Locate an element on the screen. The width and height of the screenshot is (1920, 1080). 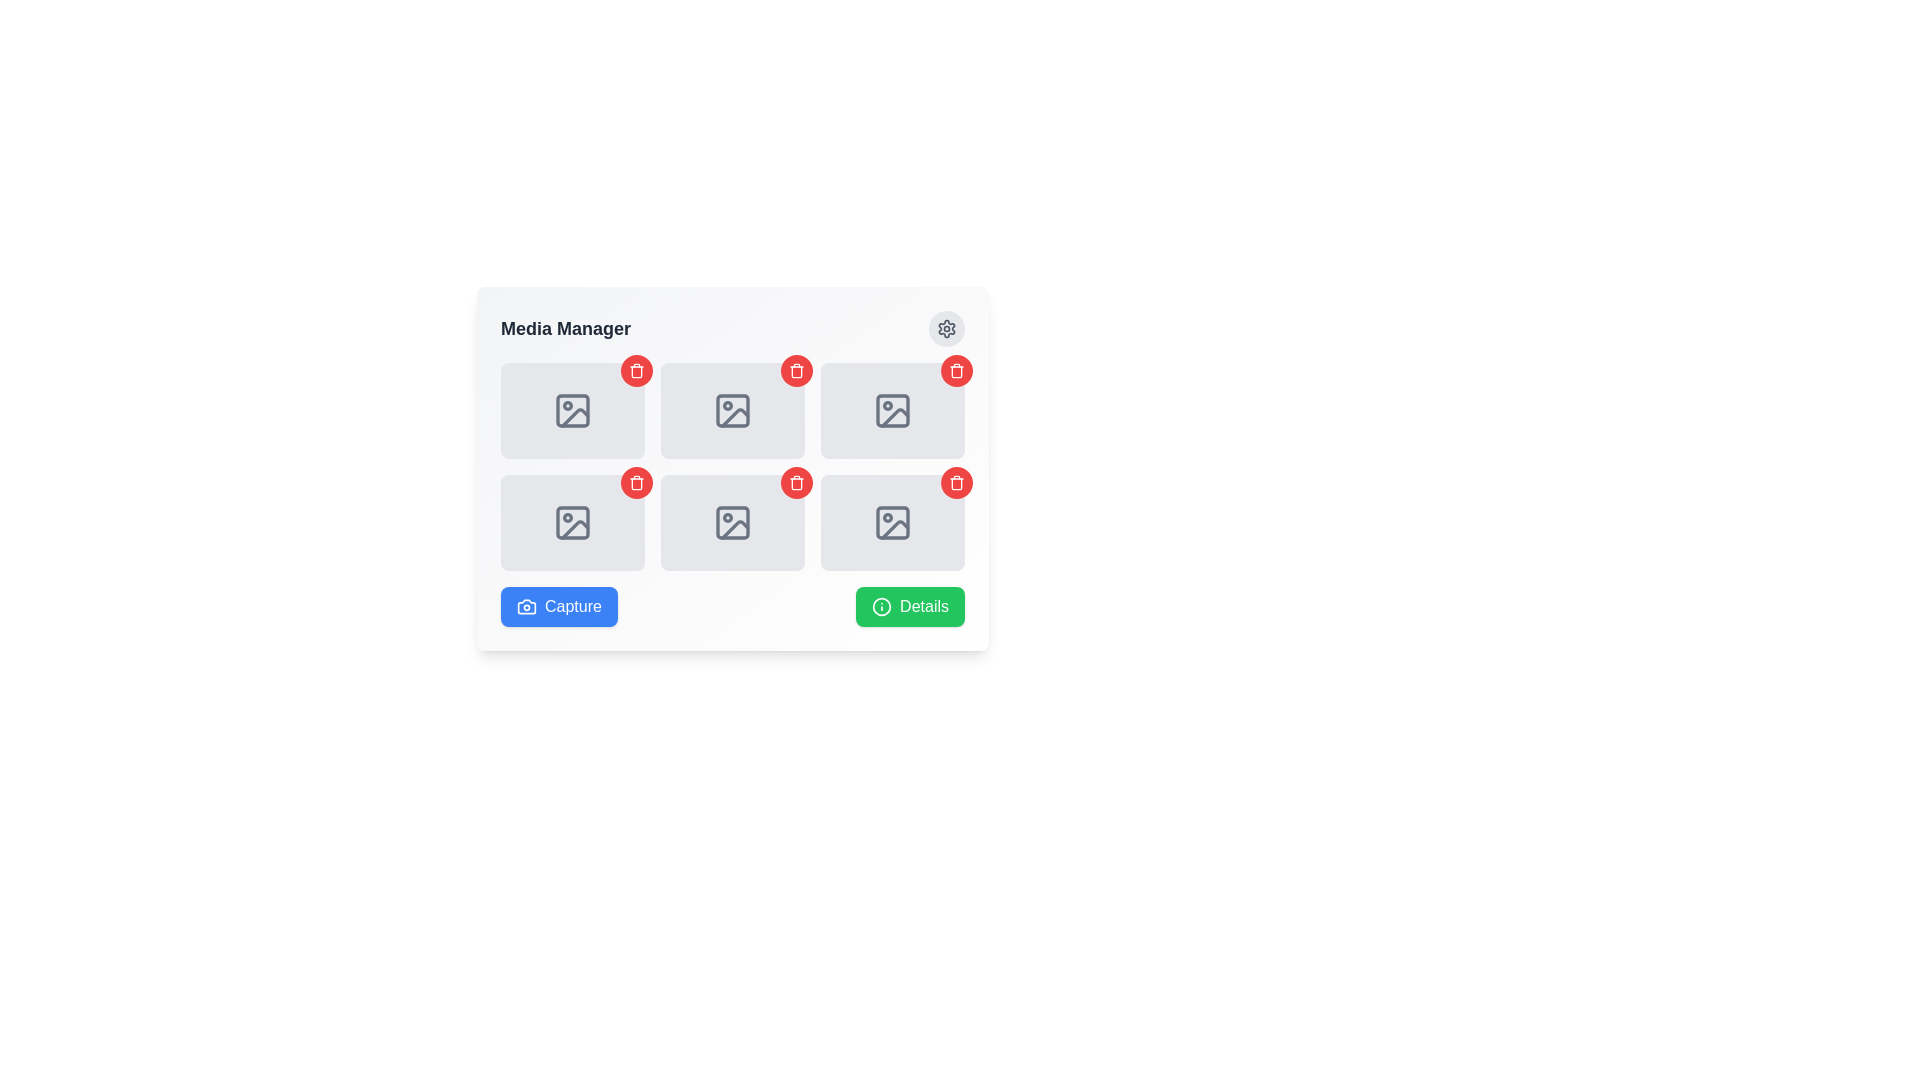
the 'Capture' button which contains the camera icon, located in the bottom-left corner of the interface is located at coordinates (527, 605).